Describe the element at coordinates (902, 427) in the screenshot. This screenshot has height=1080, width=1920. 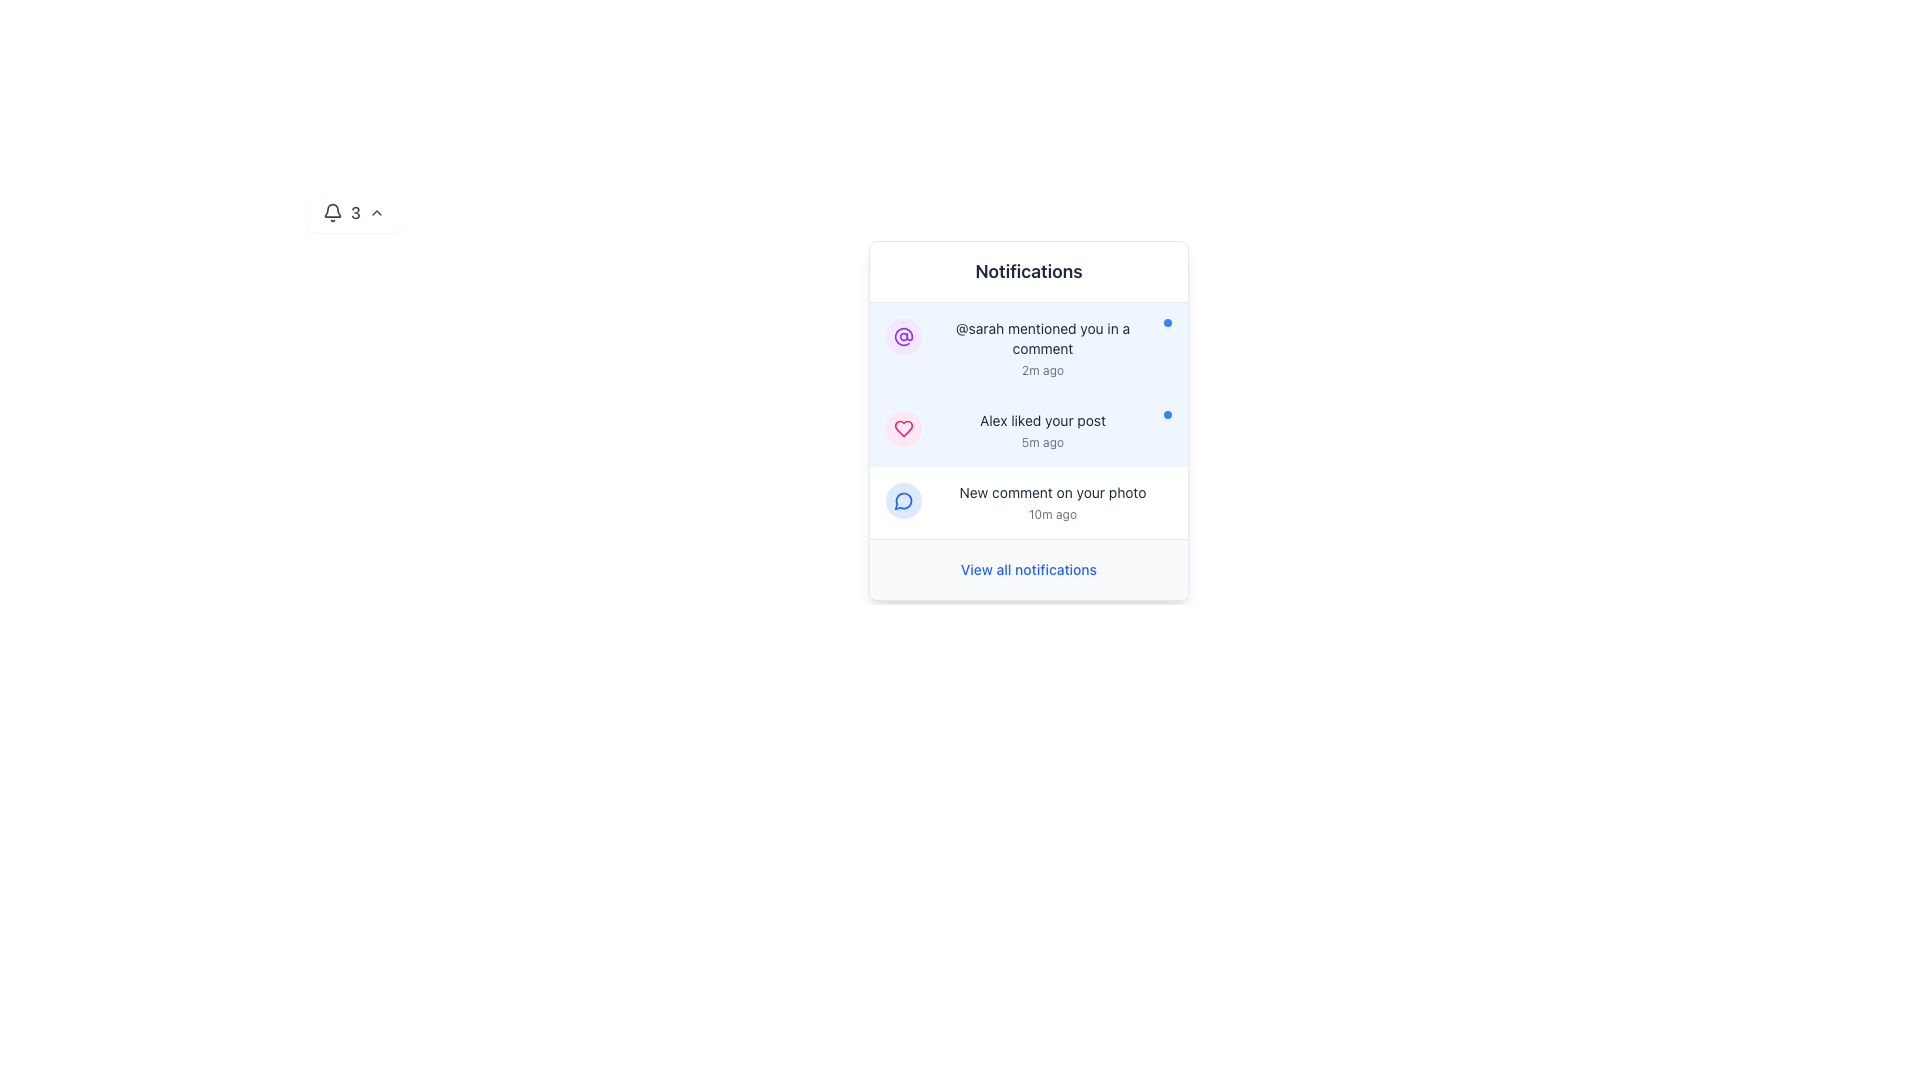
I see `the heart icon within a circular pink background that symbolizes a 'like' action, positioned at the beginning of the notification 'Alex liked your post'` at that location.